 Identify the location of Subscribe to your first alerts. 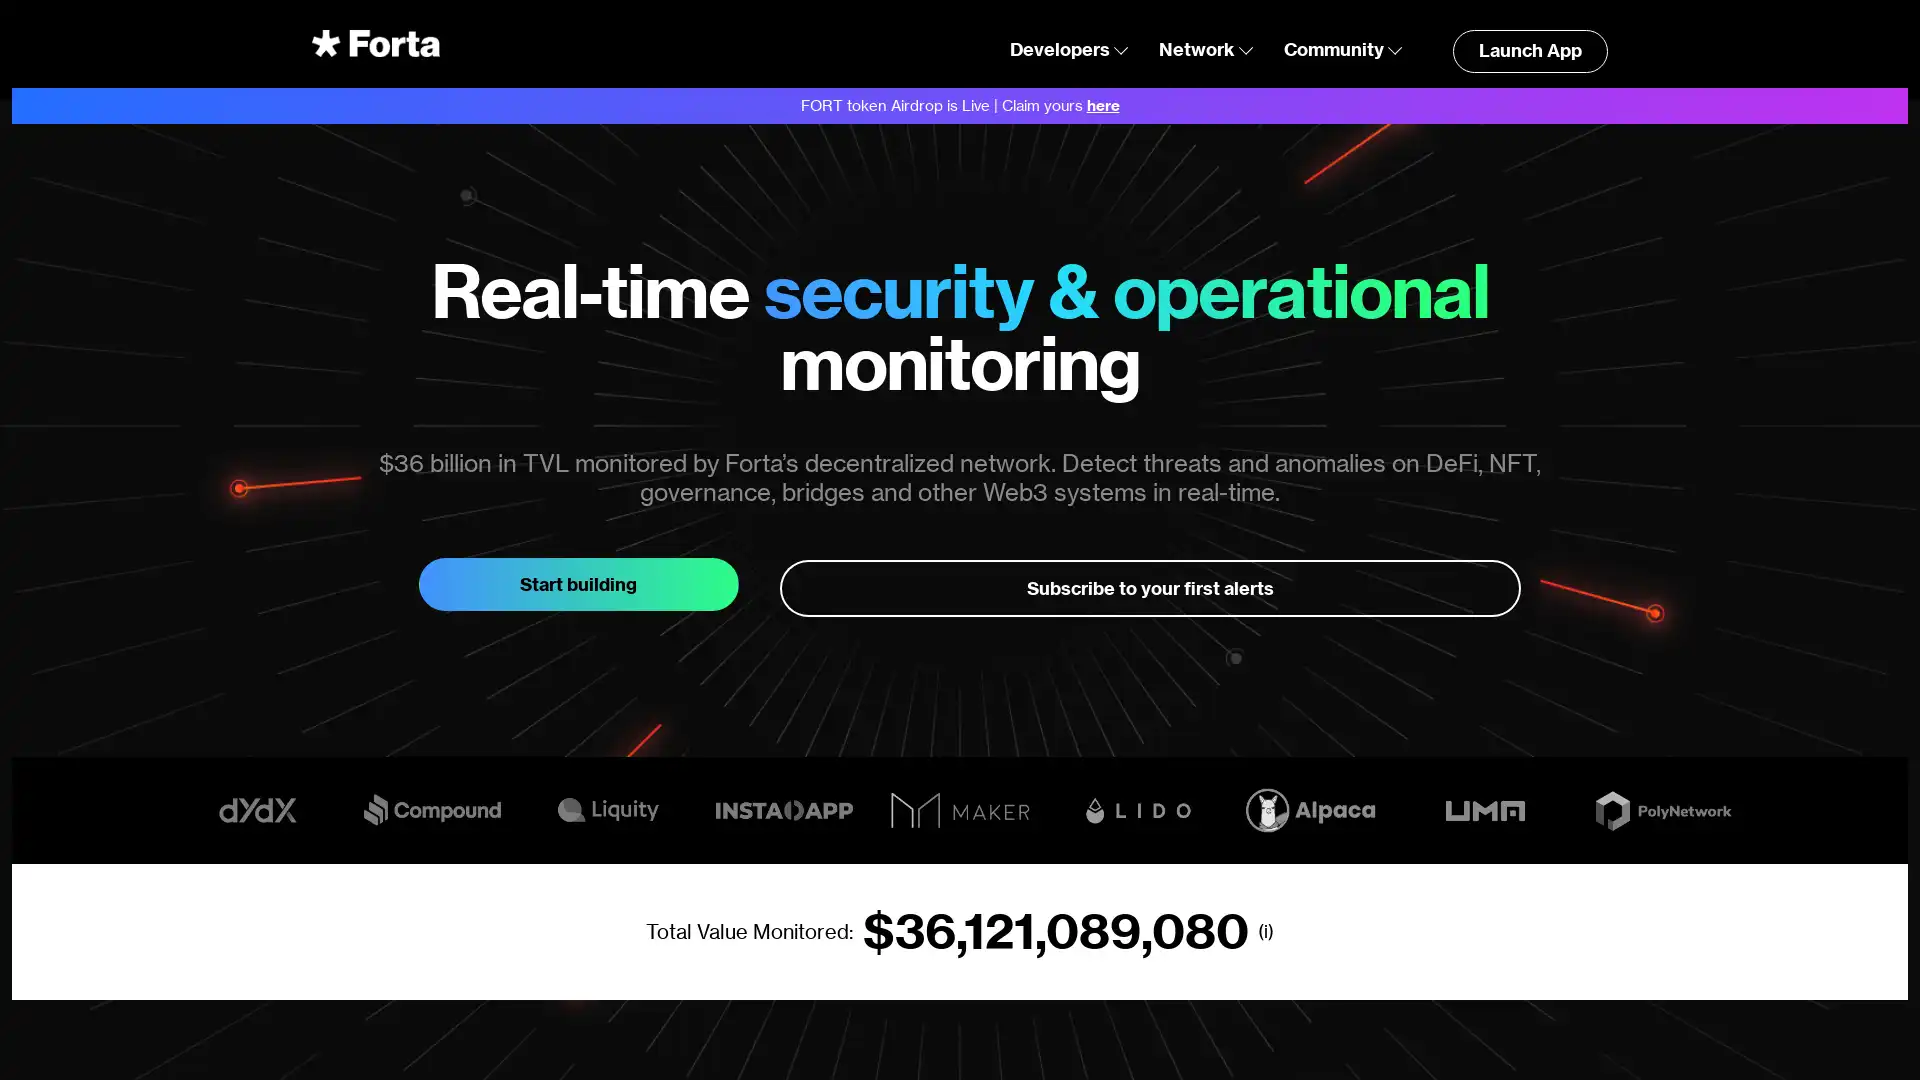
(1152, 583).